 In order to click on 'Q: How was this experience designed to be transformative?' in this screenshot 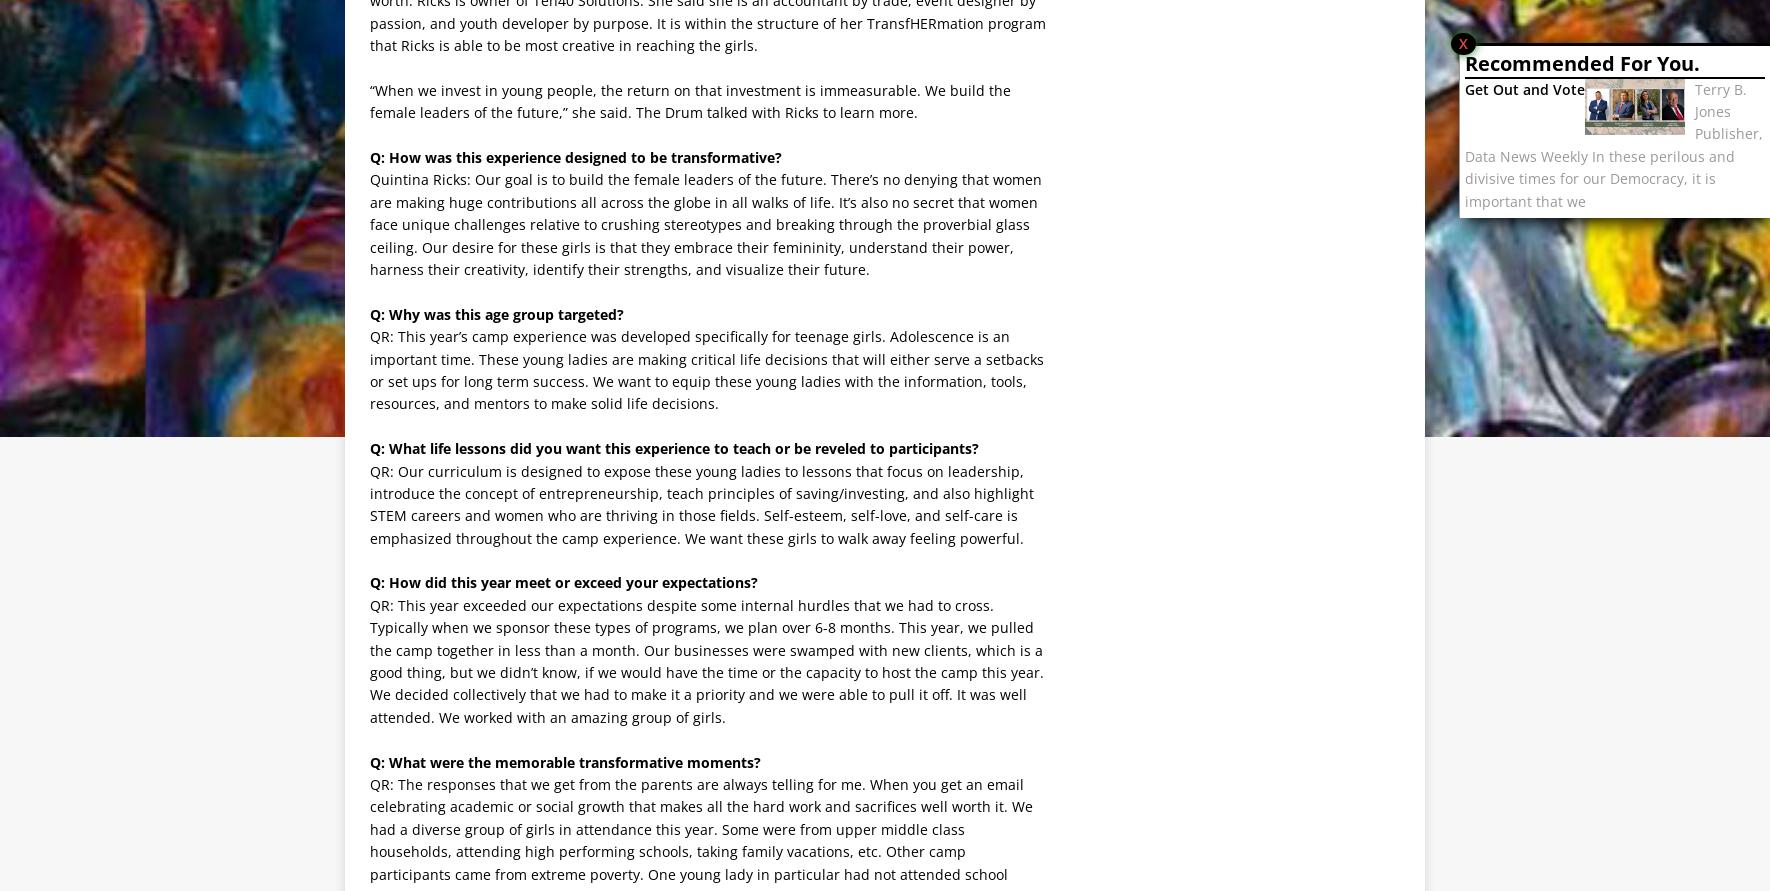, I will do `click(575, 156)`.